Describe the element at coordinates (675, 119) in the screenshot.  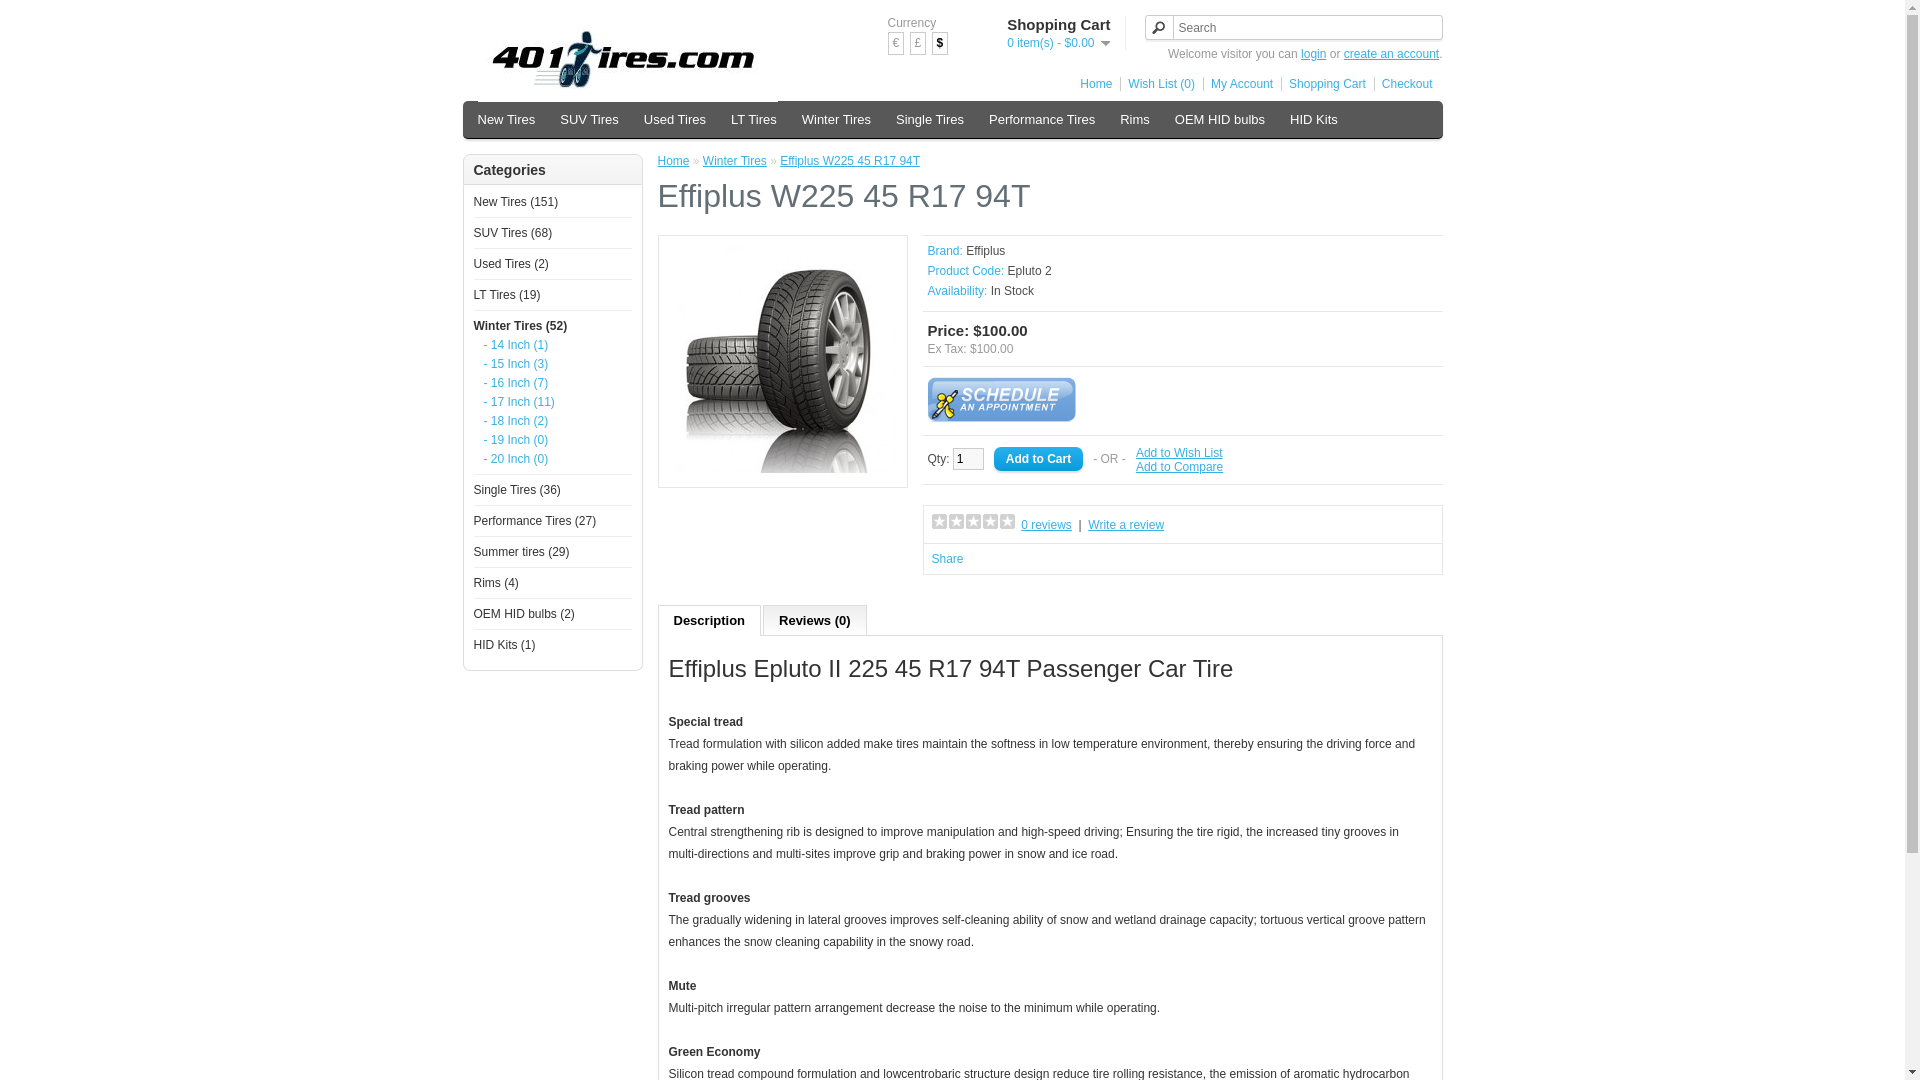
I see `'Used Tires'` at that location.